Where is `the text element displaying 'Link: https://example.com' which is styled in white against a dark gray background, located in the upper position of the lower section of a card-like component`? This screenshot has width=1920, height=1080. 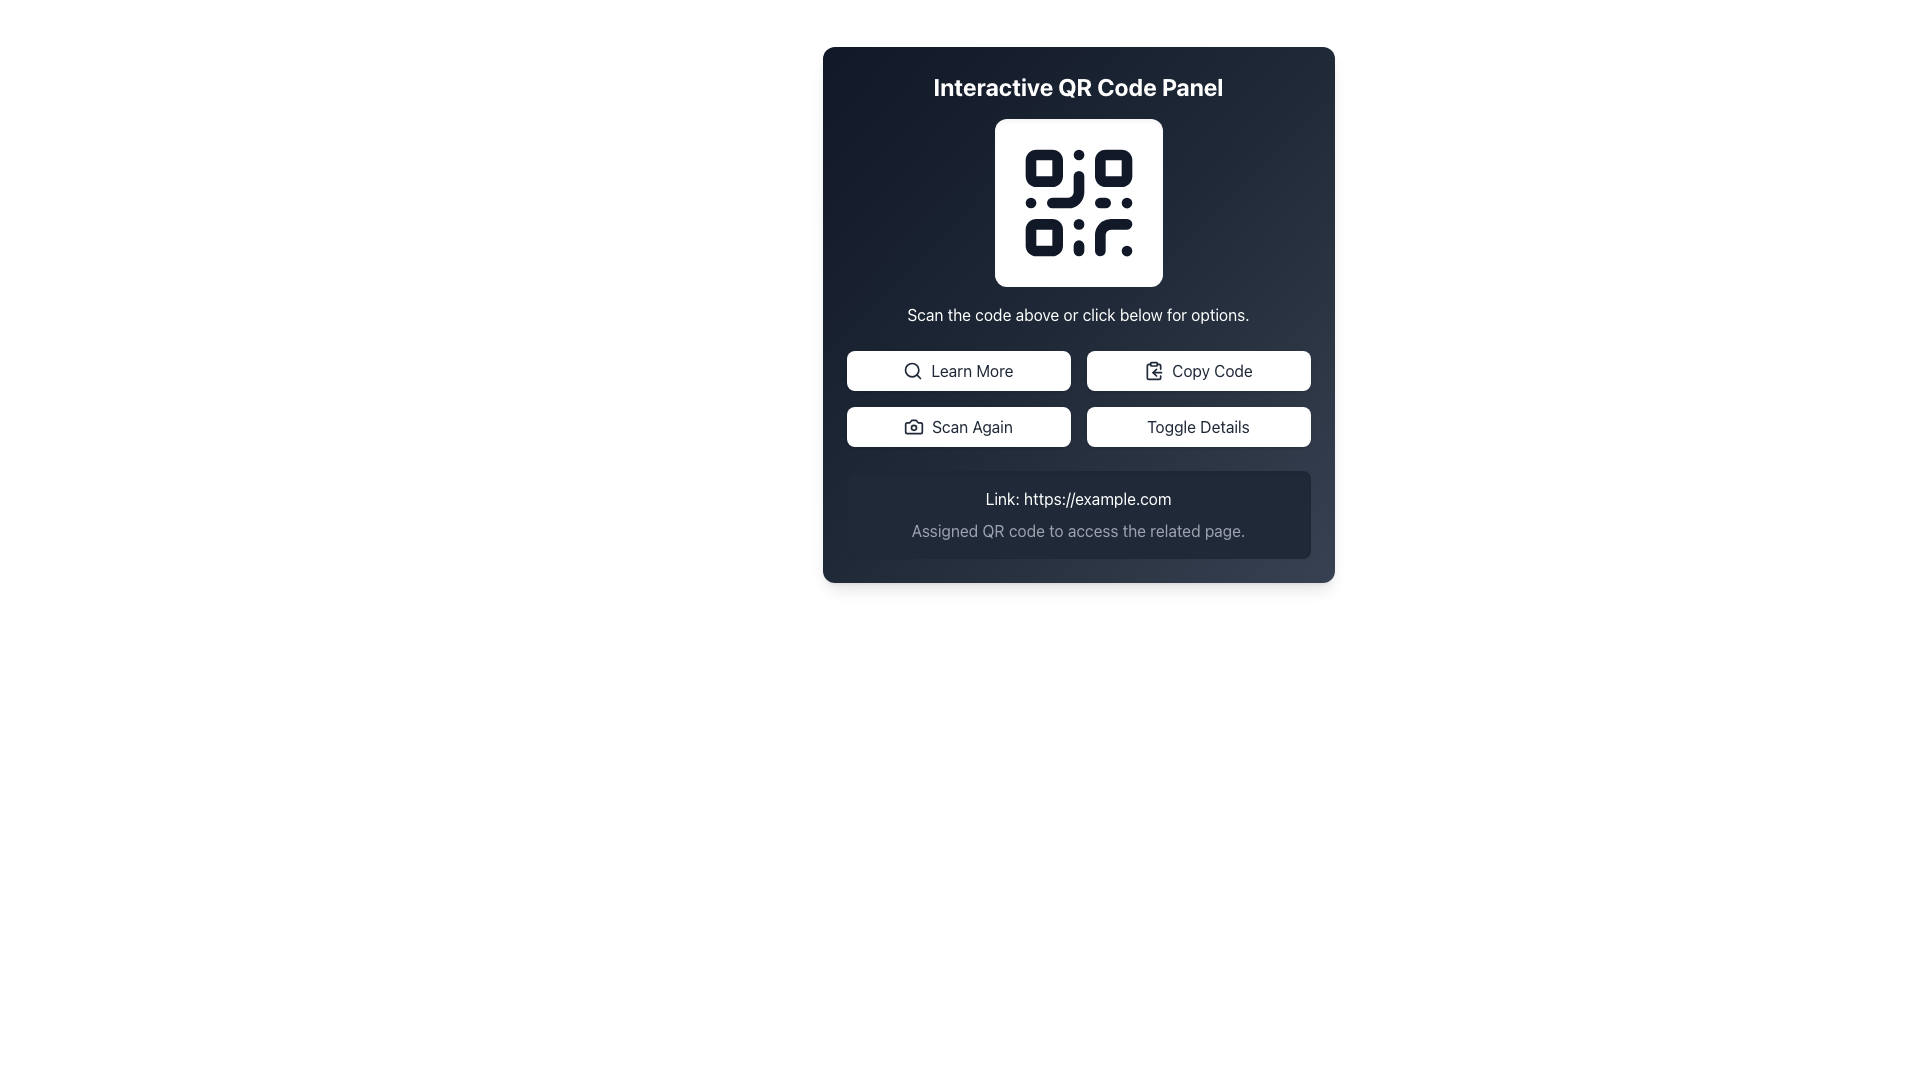
the text element displaying 'Link: https://example.com' which is styled in white against a dark gray background, located in the upper position of the lower section of a card-like component is located at coordinates (1077, 497).